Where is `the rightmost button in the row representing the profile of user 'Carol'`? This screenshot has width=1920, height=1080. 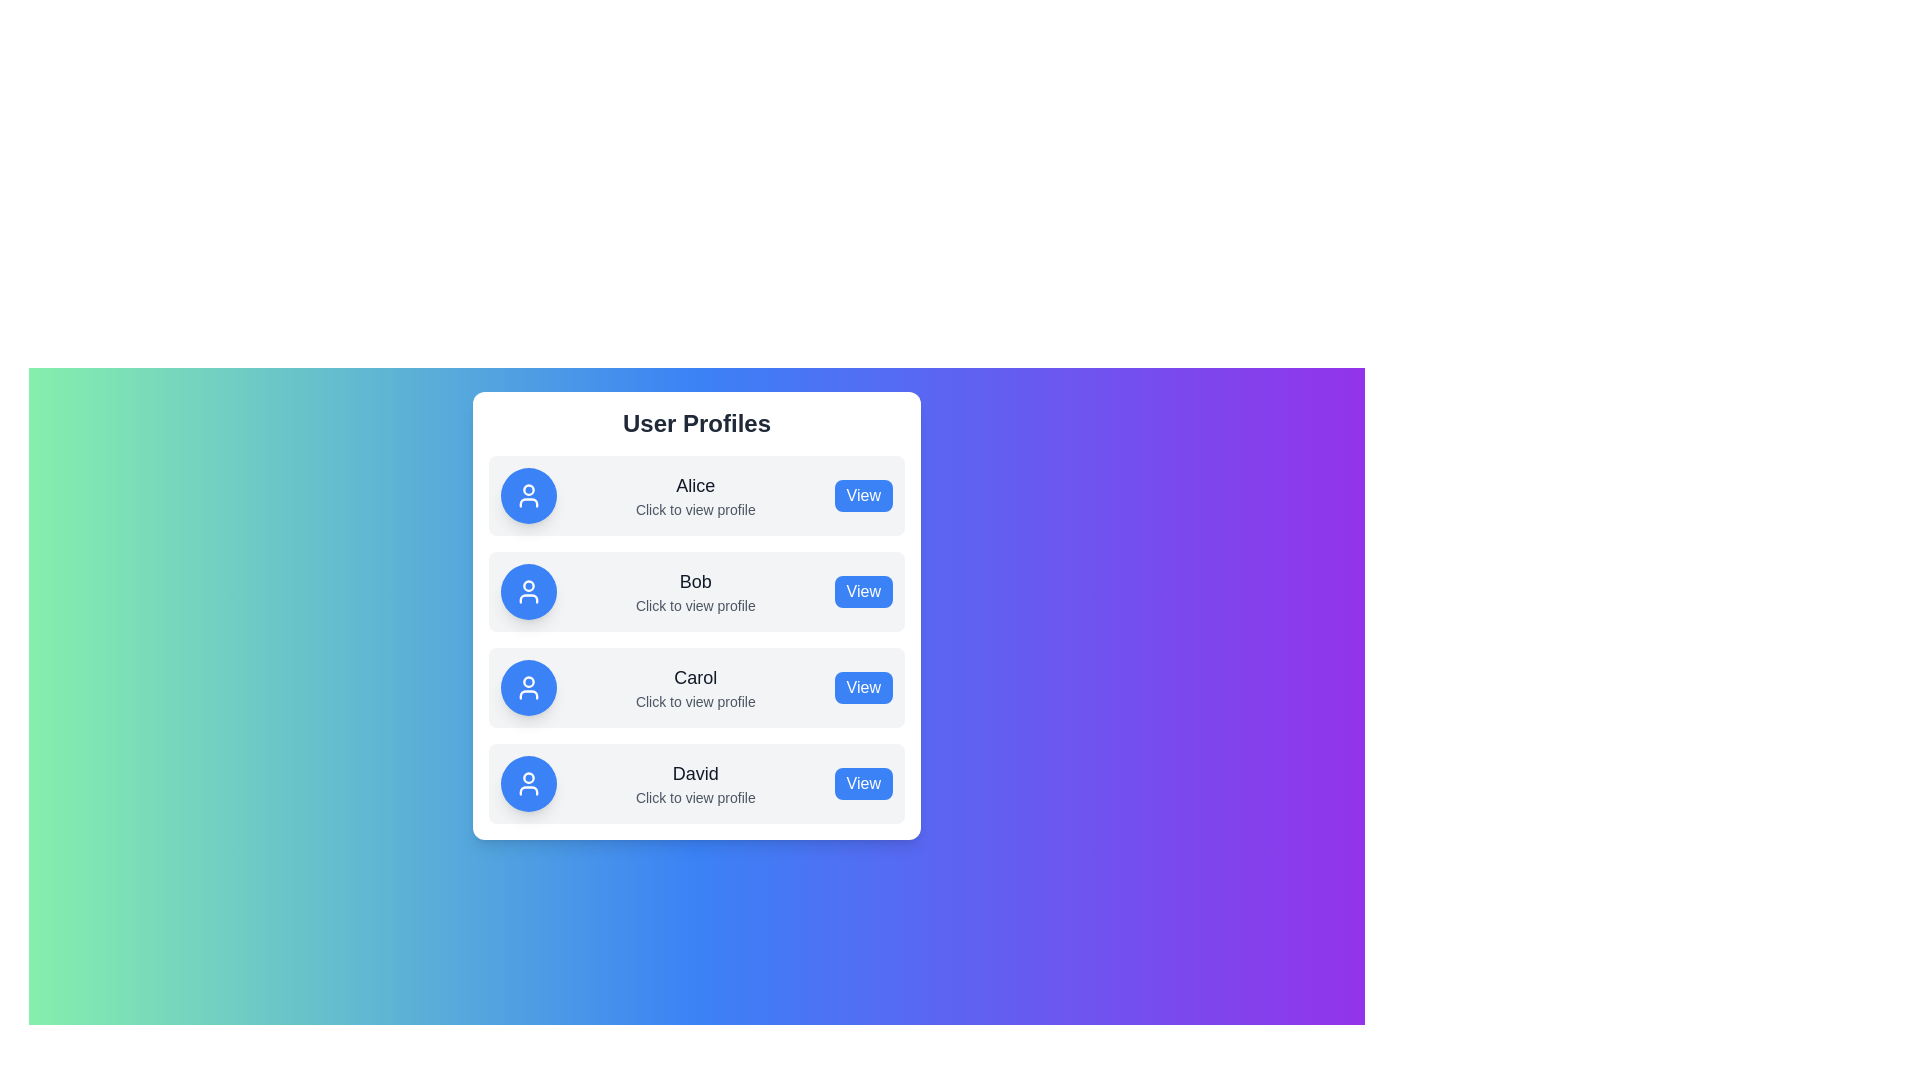 the rightmost button in the row representing the profile of user 'Carol' is located at coordinates (863, 686).